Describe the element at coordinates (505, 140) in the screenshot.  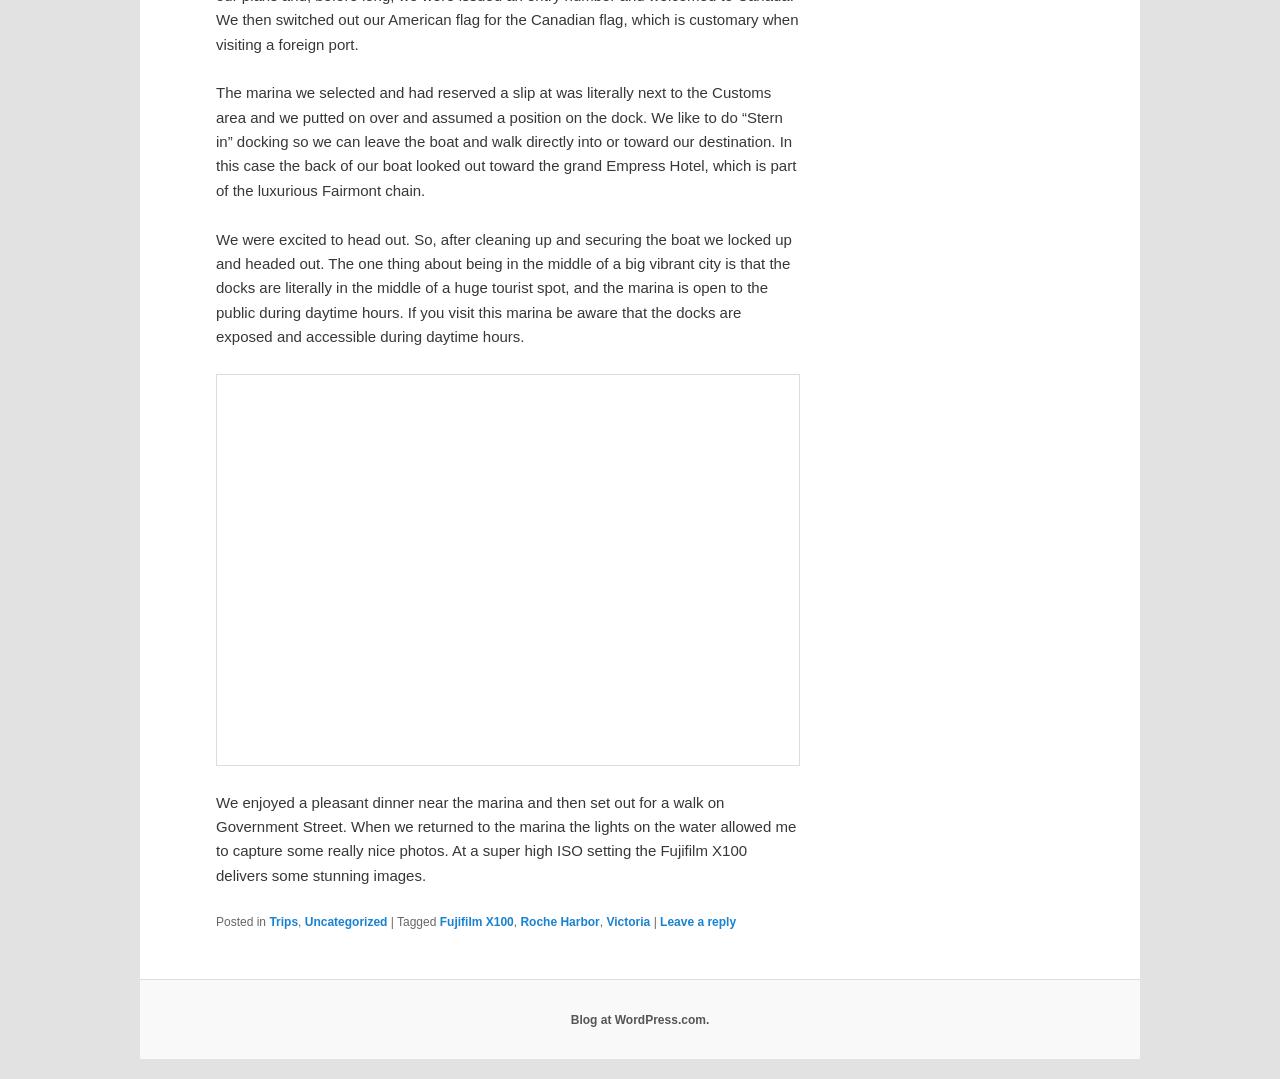
I see `'The marina we selected and had reserved a slip at was literally next to the Customs area and we putted on over and assumed a position on the dock. We like to do “Stern in” docking so we can leave the boat and walk directly into or toward our destination. In this case the back of our boat looked out toward the grand Empress Hotel, which is part of the luxurious Fairmont chain.'` at that location.